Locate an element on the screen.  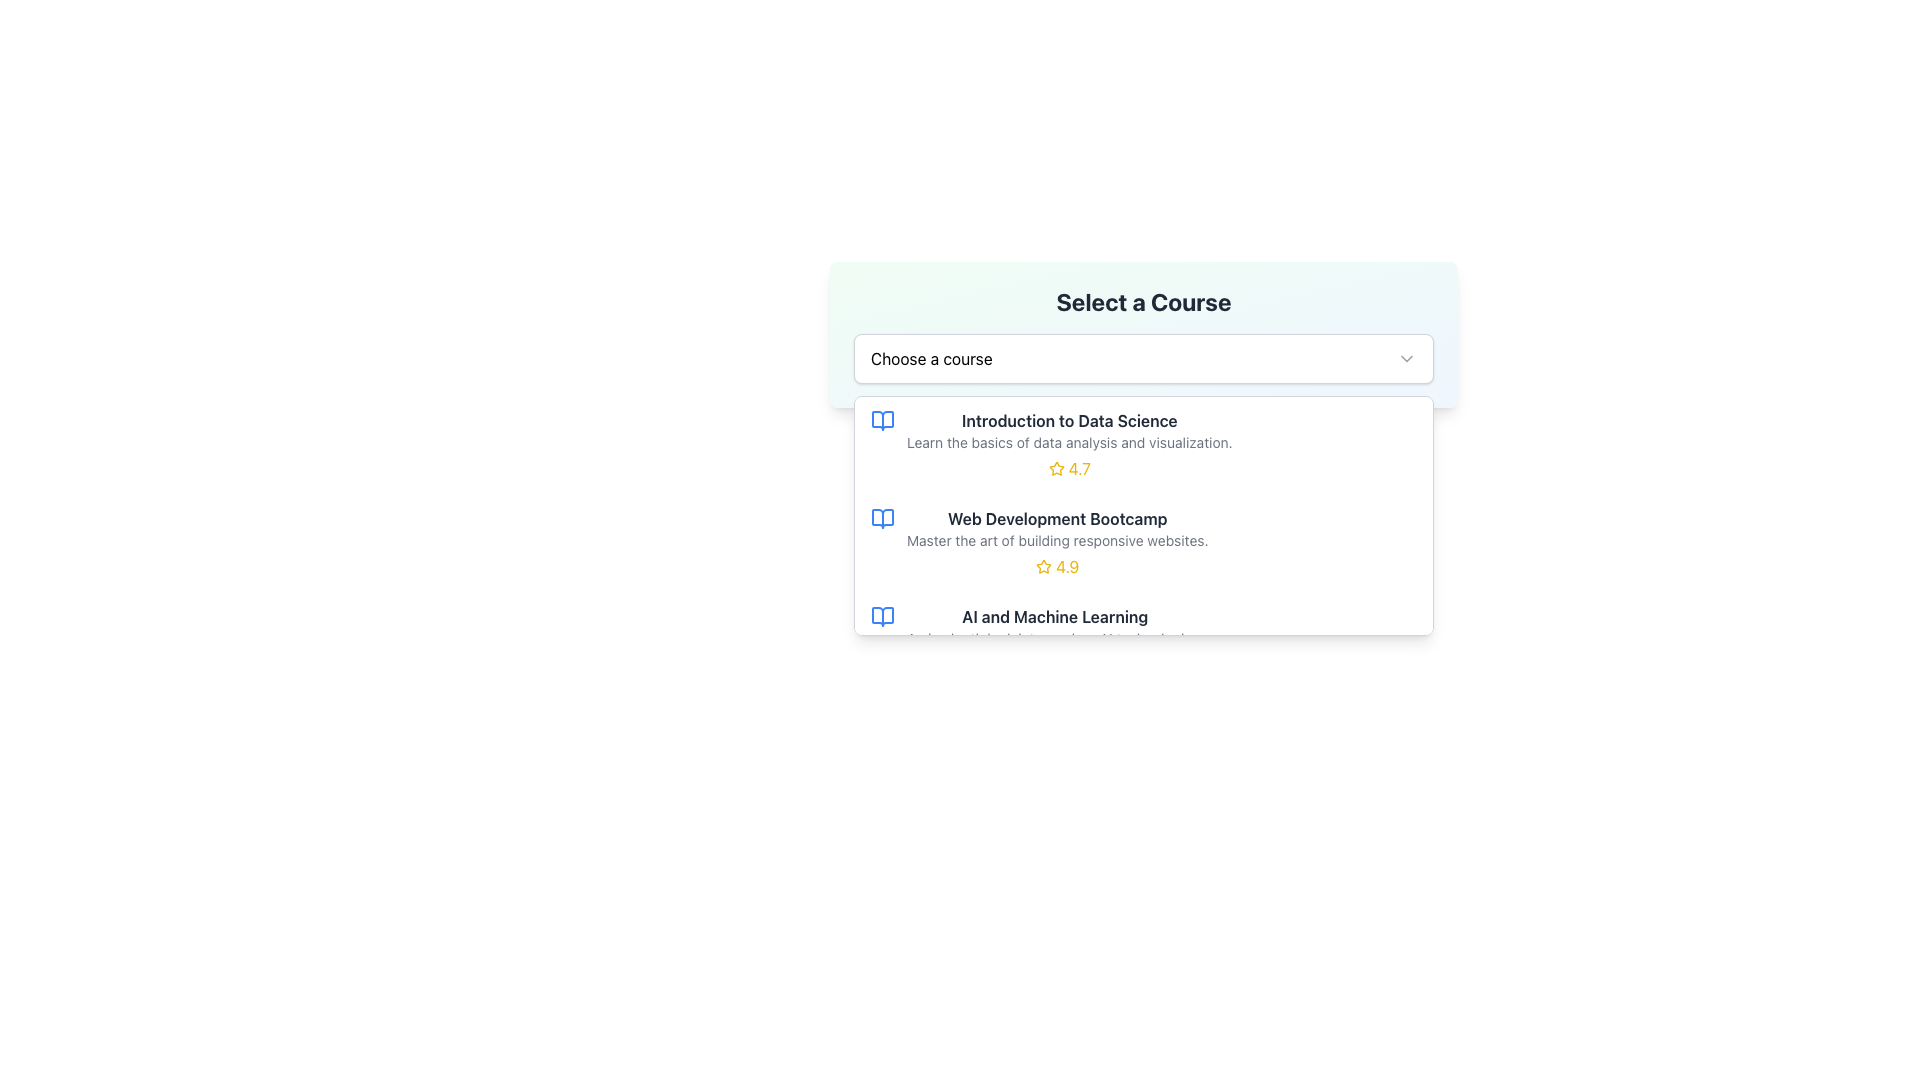
the informational text element located below the title 'AI and Machine Learning' and above the rating component '4.8'. This text serves to provide additional context about the title is located at coordinates (1054, 639).